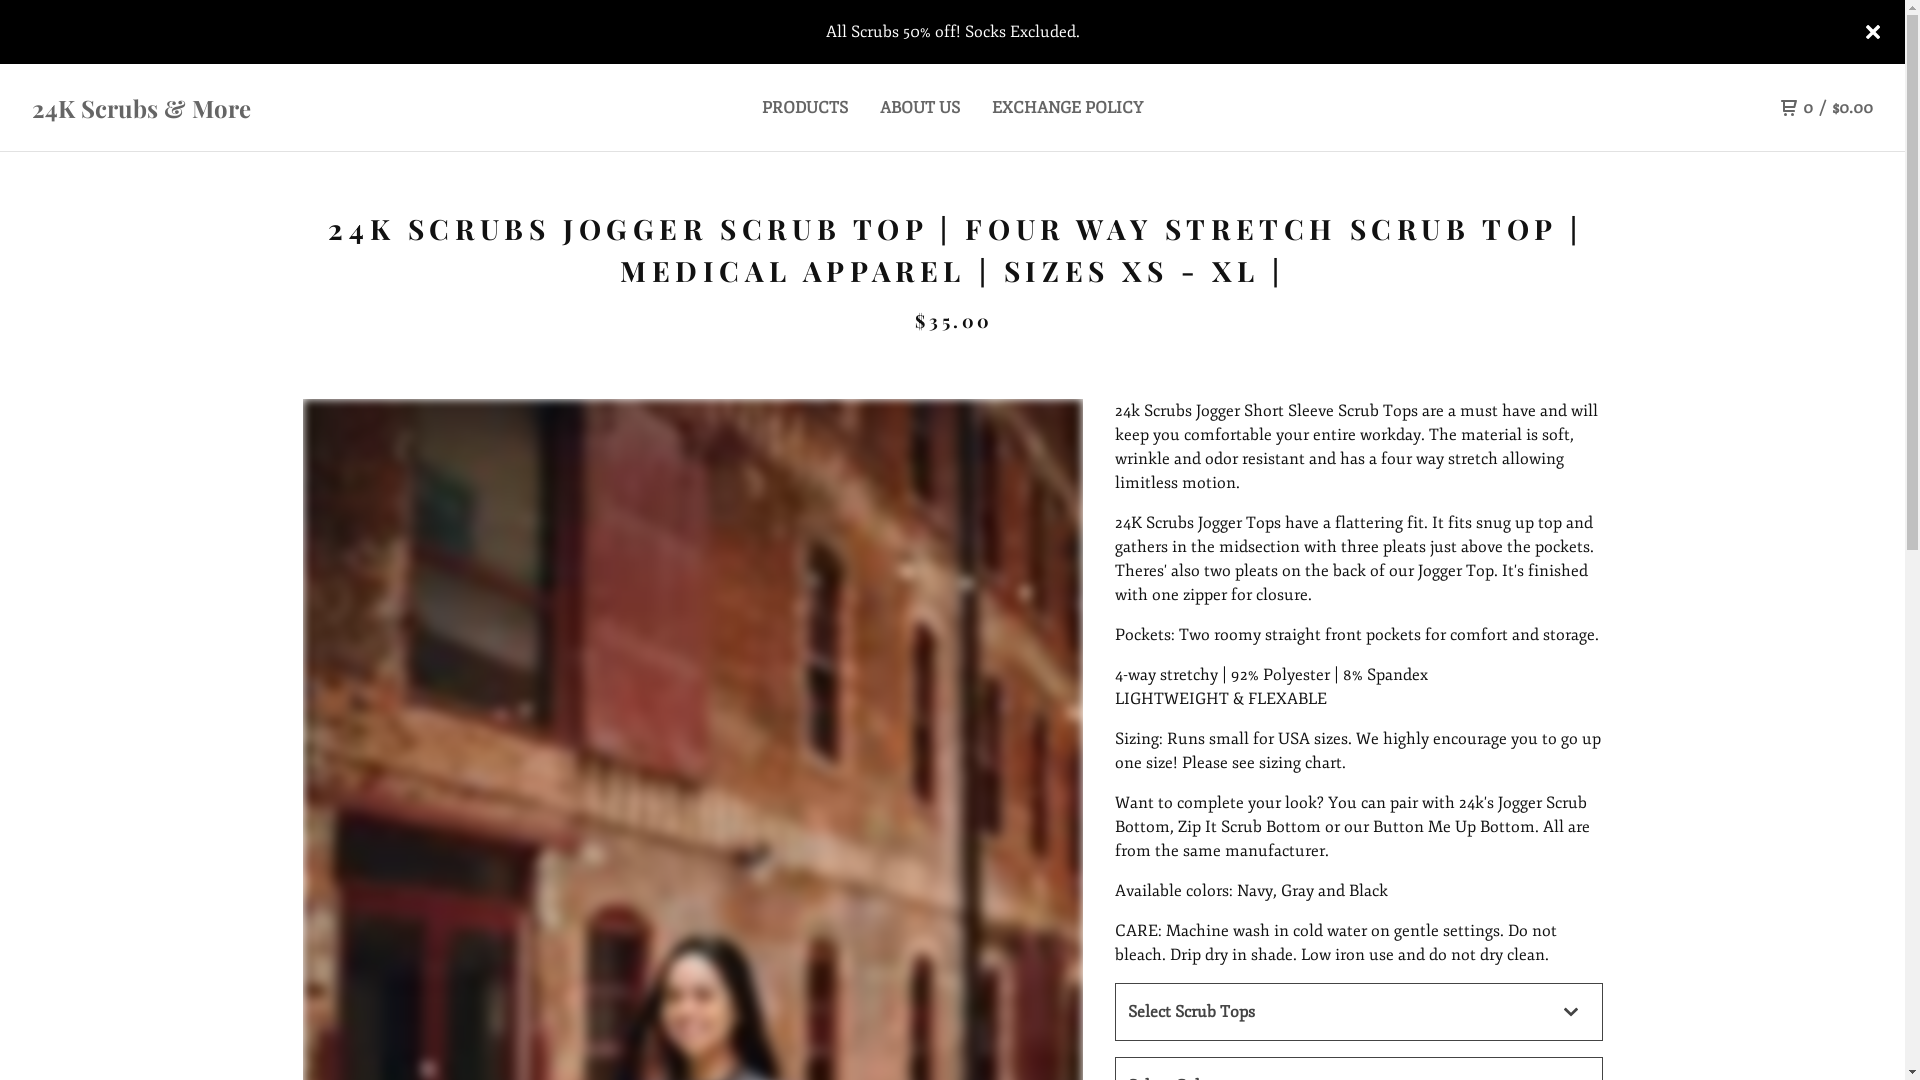 This screenshot has width=1920, height=1080. What do you see at coordinates (1827, 108) in the screenshot?
I see `'0` at bounding box center [1827, 108].